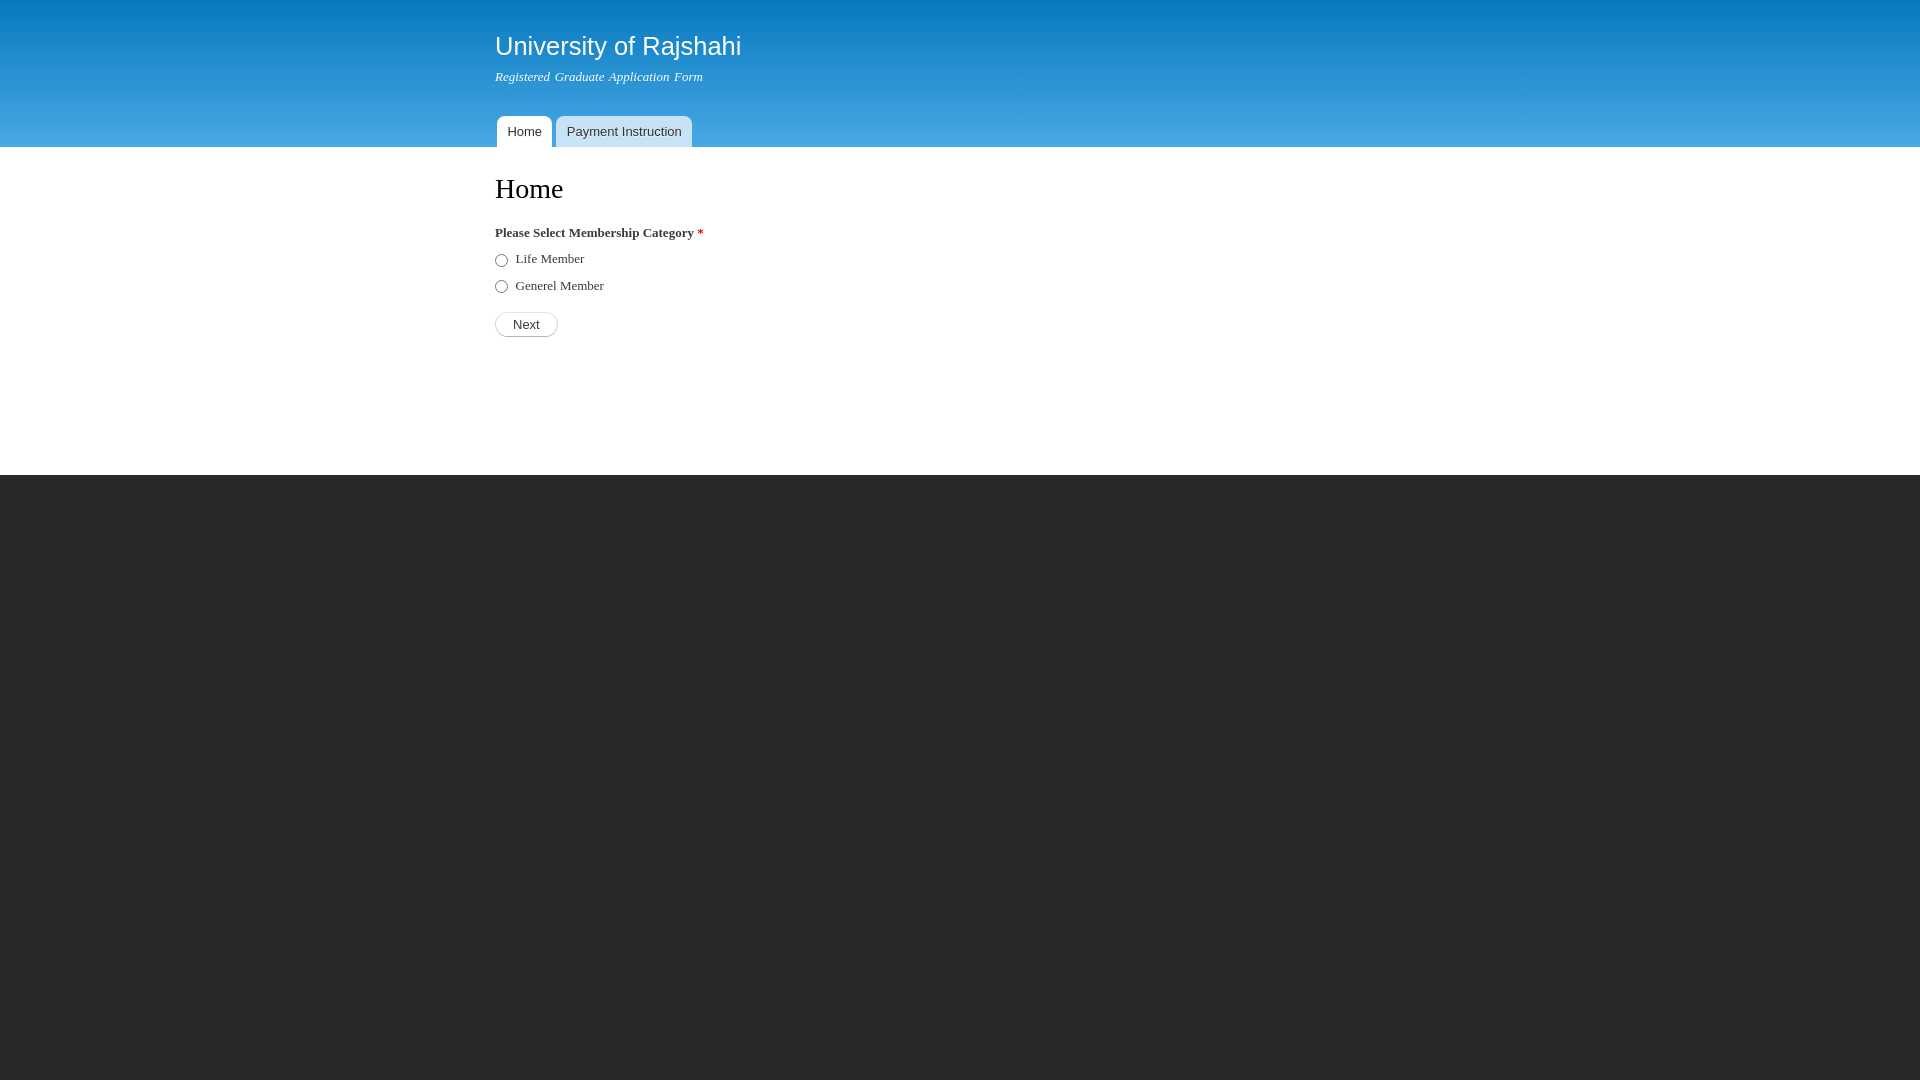  Describe the element at coordinates (617, 45) in the screenshot. I see `'University of Rajshahi'` at that location.